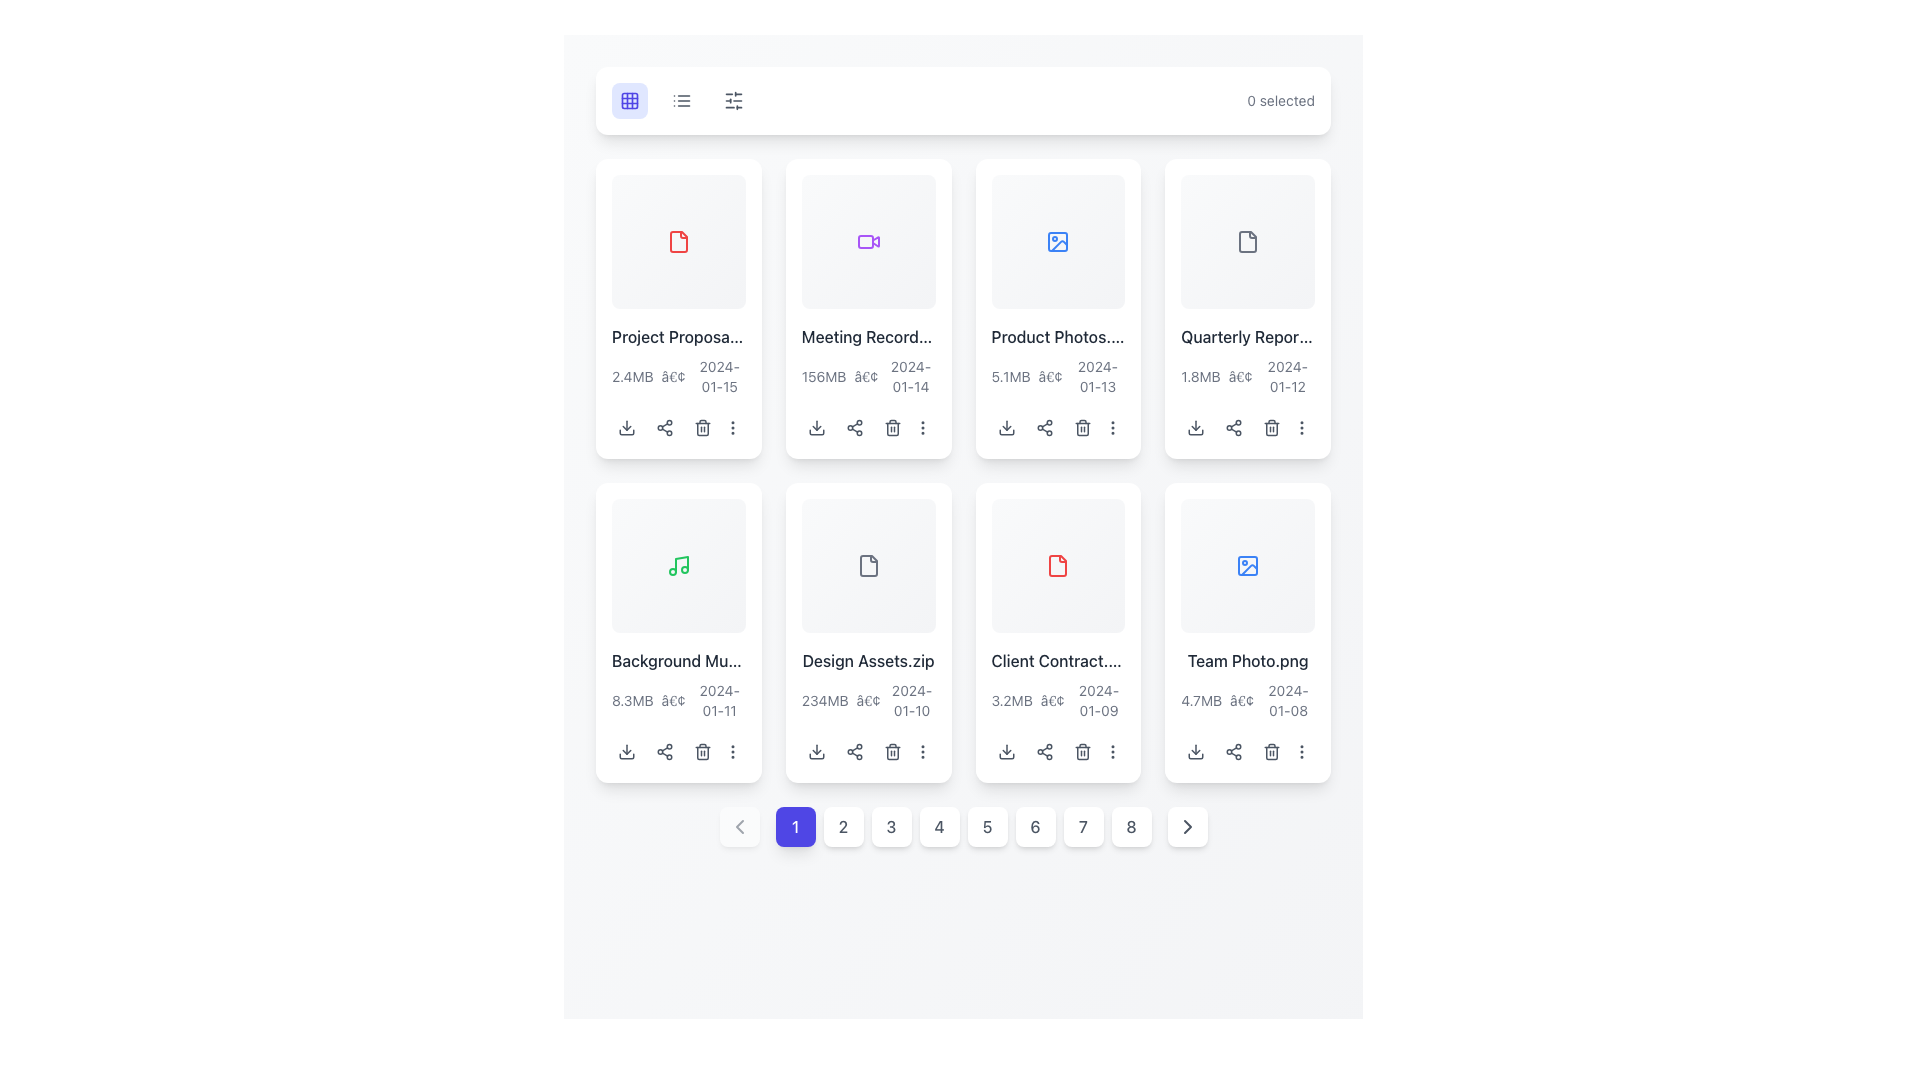 The image size is (1920, 1080). What do you see at coordinates (1247, 240) in the screenshot?
I see `the passive icon representing a file in the fourth grid item of the first row, which aids in user navigation and recognition` at bounding box center [1247, 240].